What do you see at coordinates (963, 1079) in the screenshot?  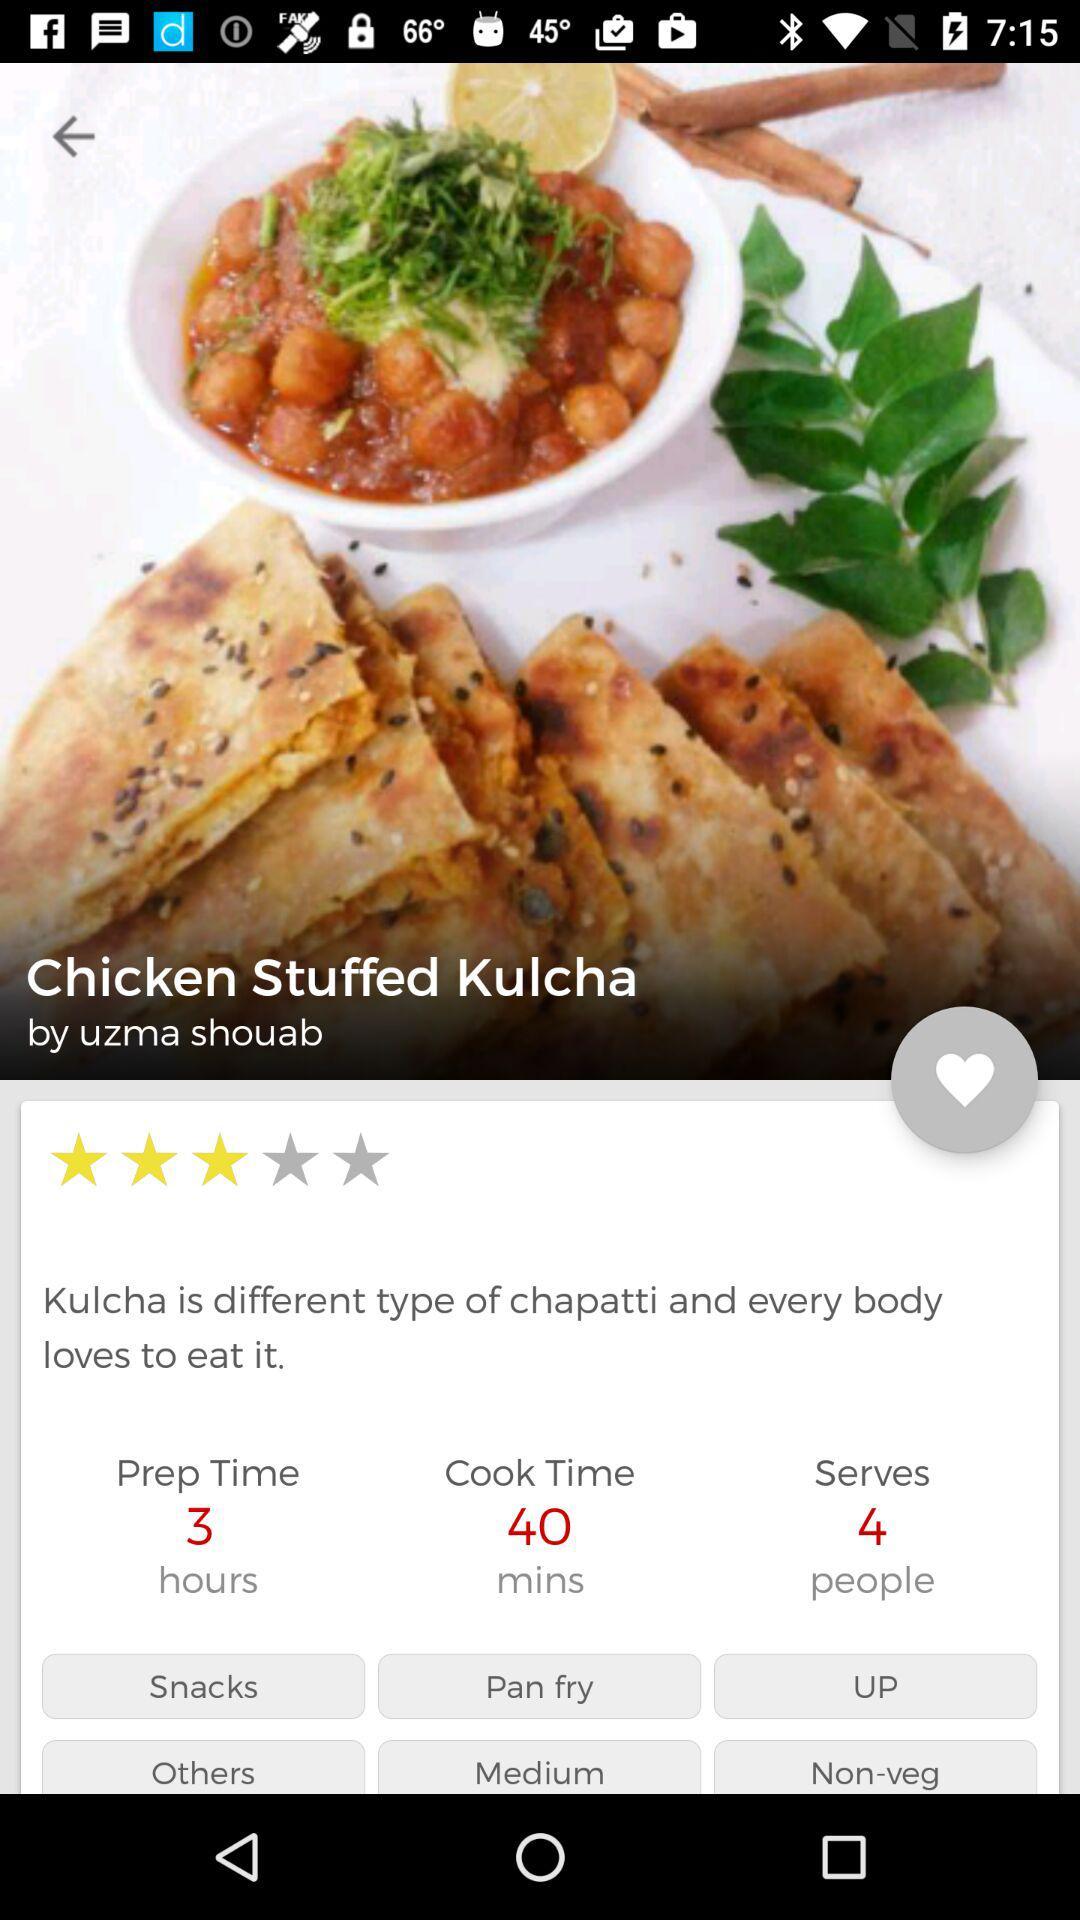 I see `the favorite icon` at bounding box center [963, 1079].